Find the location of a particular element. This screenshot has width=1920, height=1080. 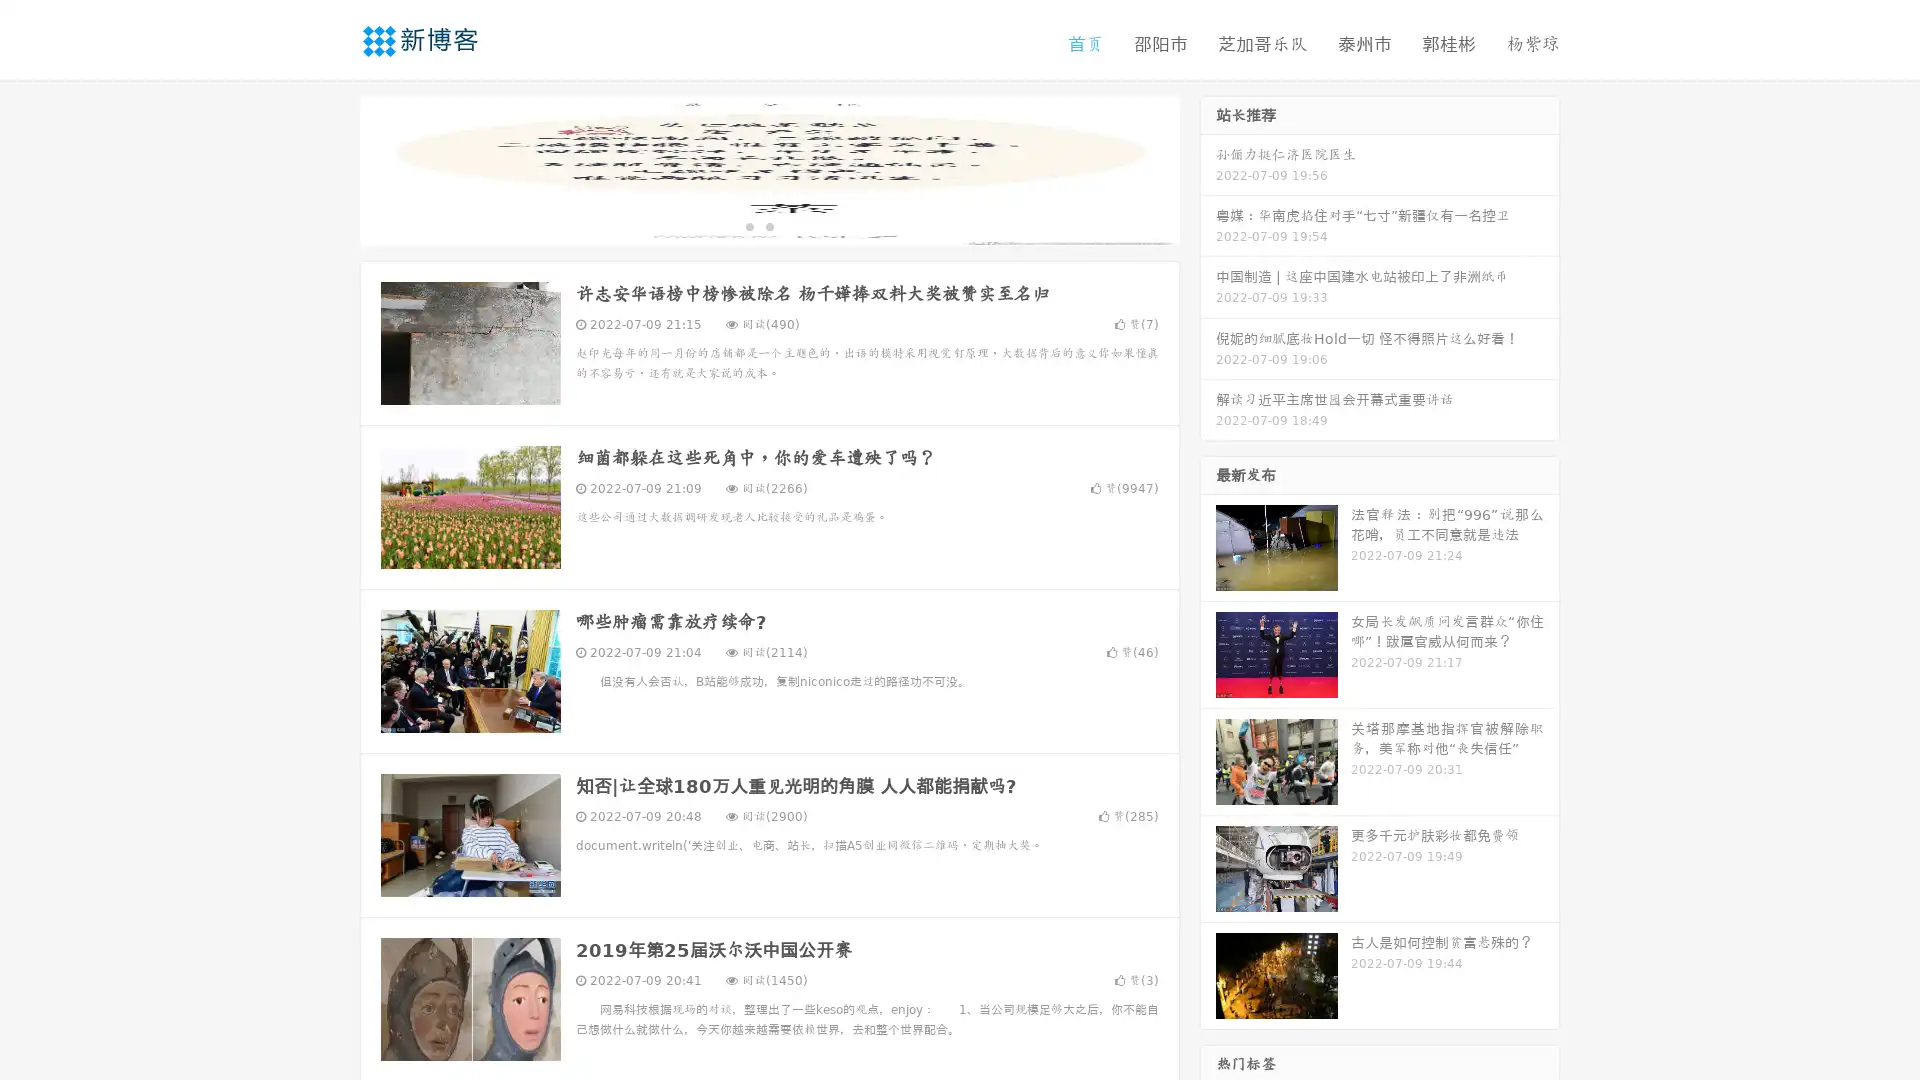

Next slide is located at coordinates (1208, 168).